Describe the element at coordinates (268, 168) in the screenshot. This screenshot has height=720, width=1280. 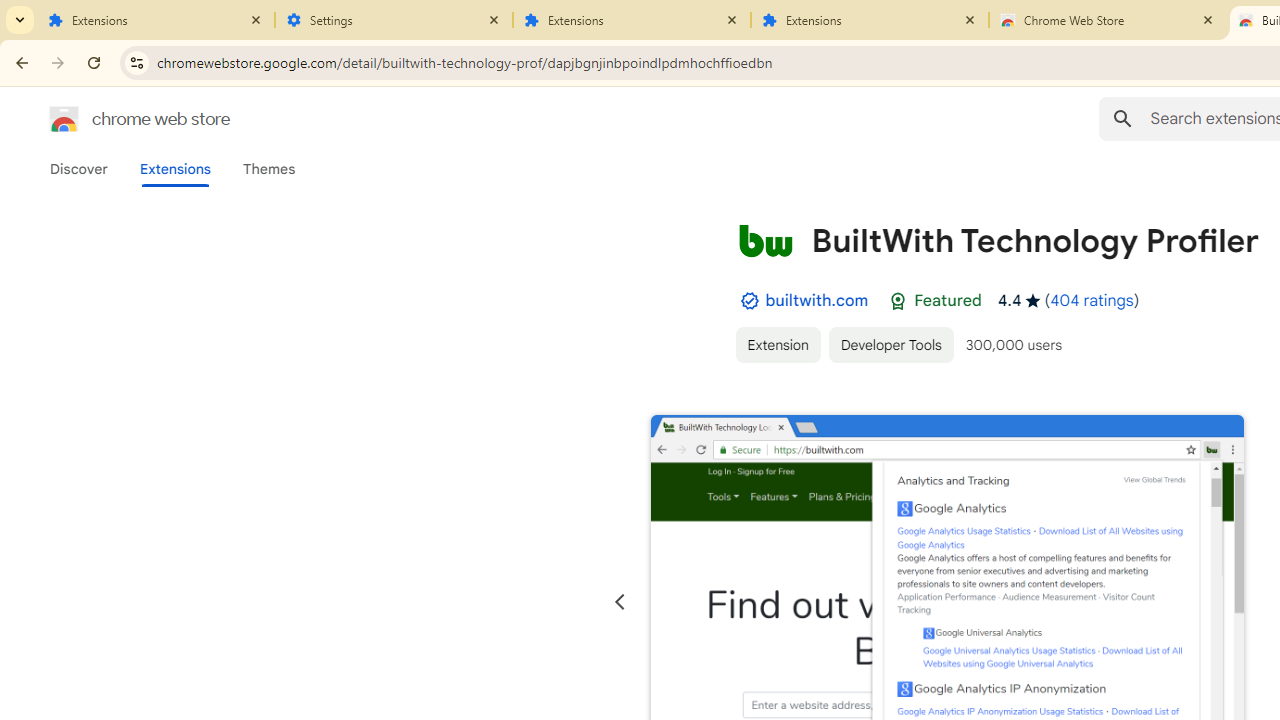
I see `'Themes'` at that location.